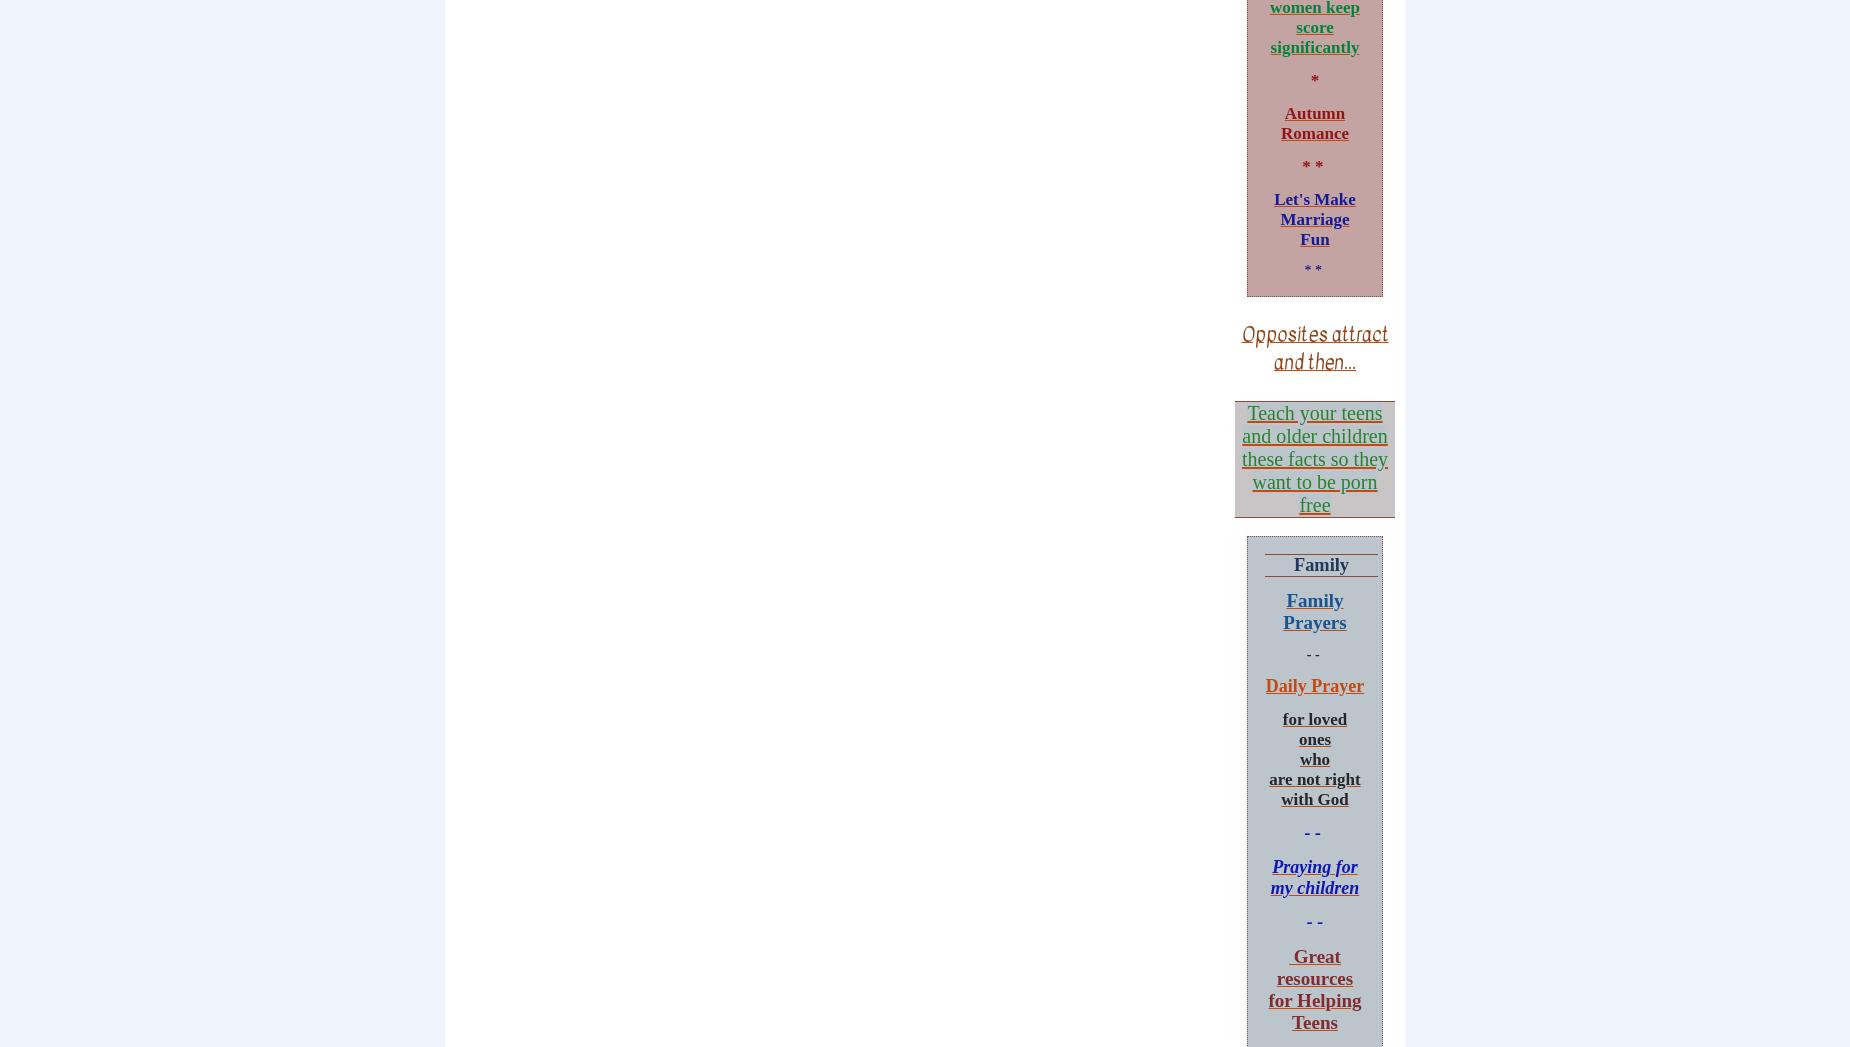  Describe the element at coordinates (1313, 121) in the screenshot. I see `'Autumn Romance'` at that location.